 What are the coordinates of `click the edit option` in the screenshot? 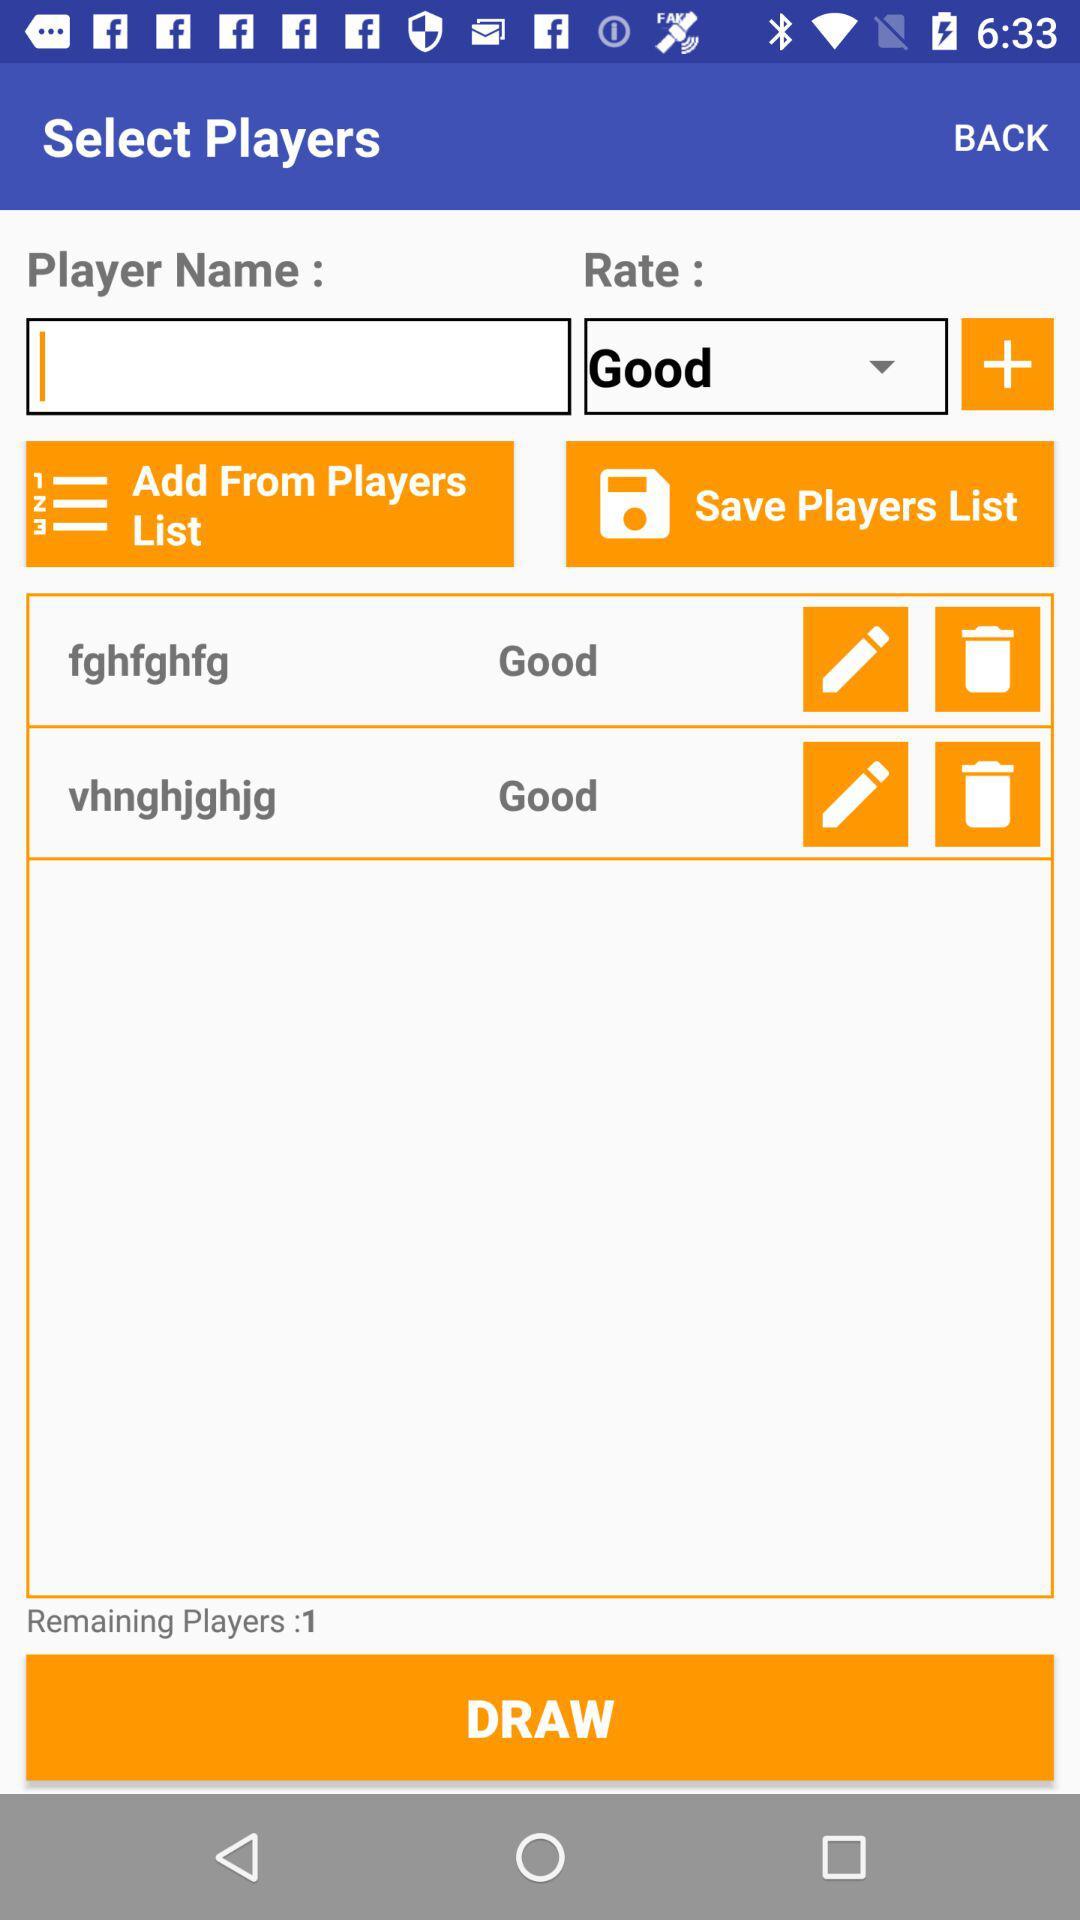 It's located at (855, 659).